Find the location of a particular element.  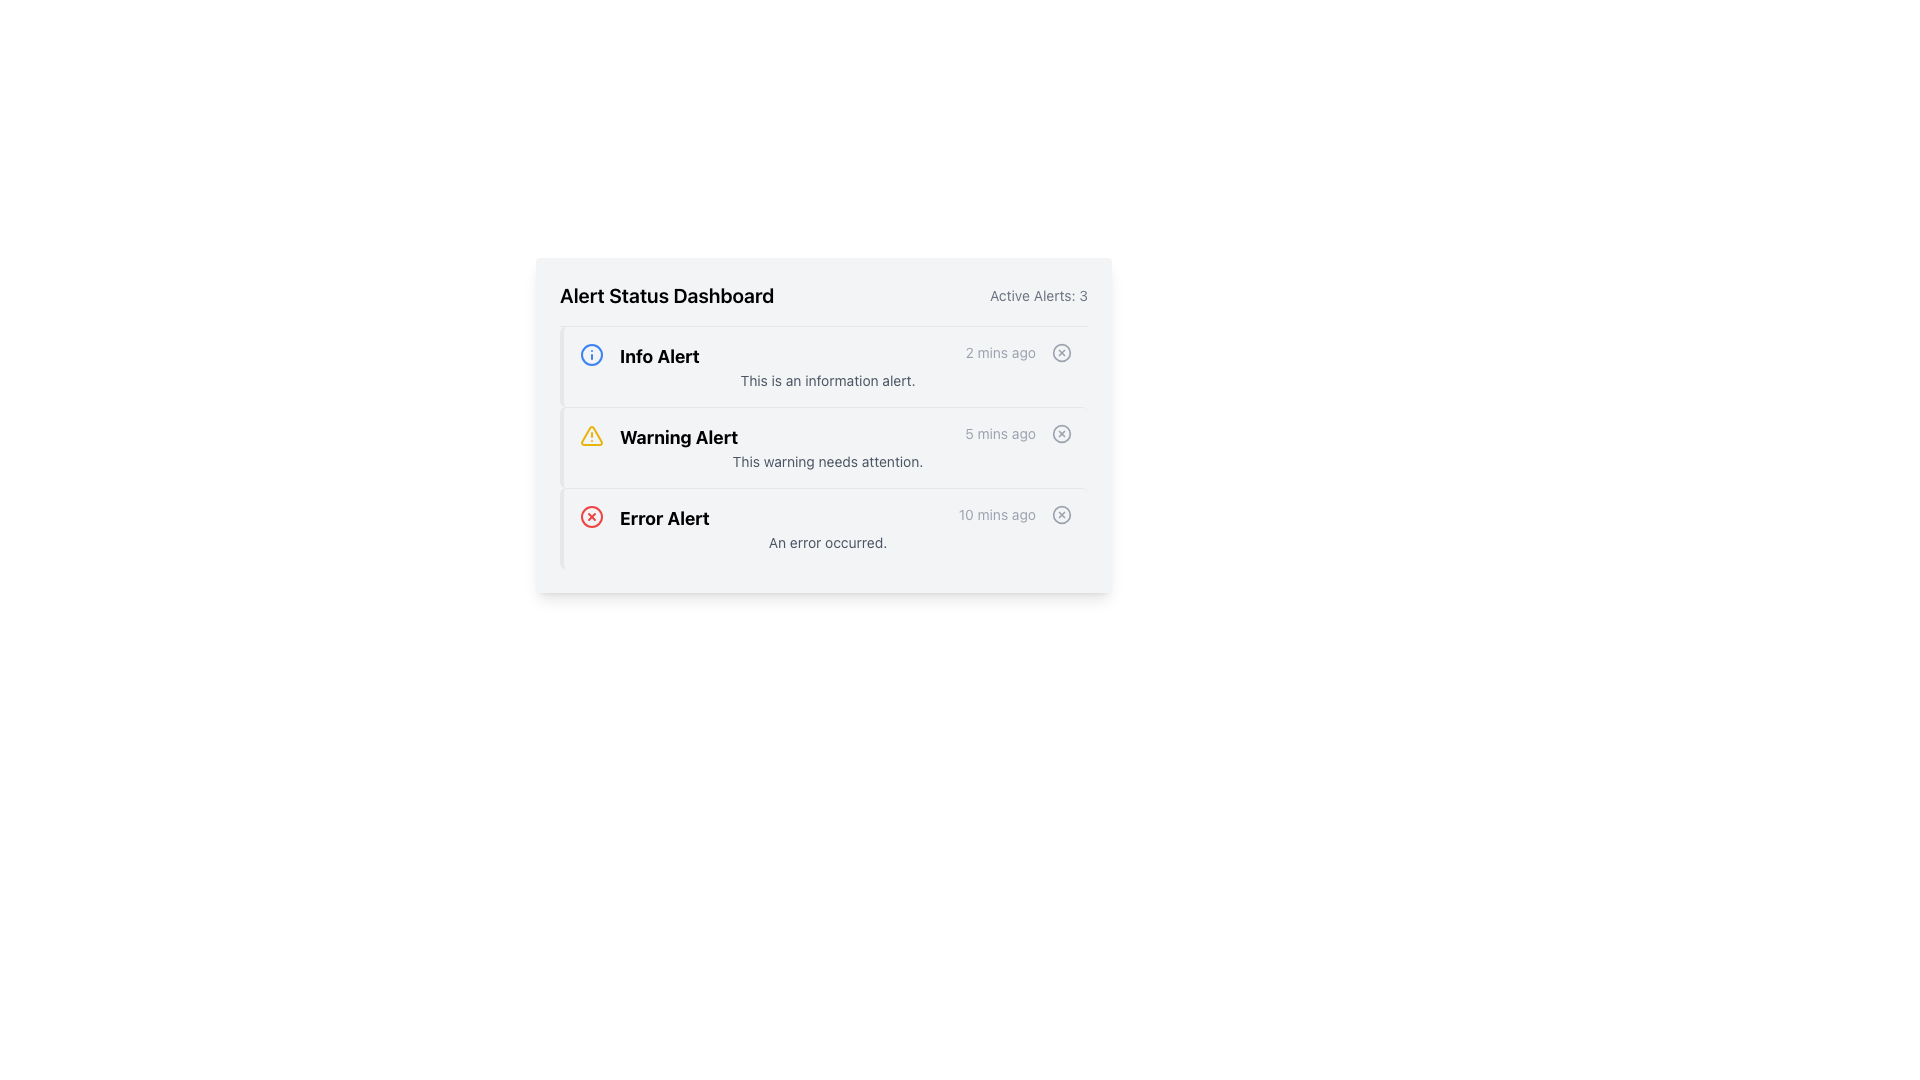

text-based informational display that conveys key details about the alert type and its occurrence time, positioned horizontally next to the sibling element 'This is an information alert' is located at coordinates (828, 356).